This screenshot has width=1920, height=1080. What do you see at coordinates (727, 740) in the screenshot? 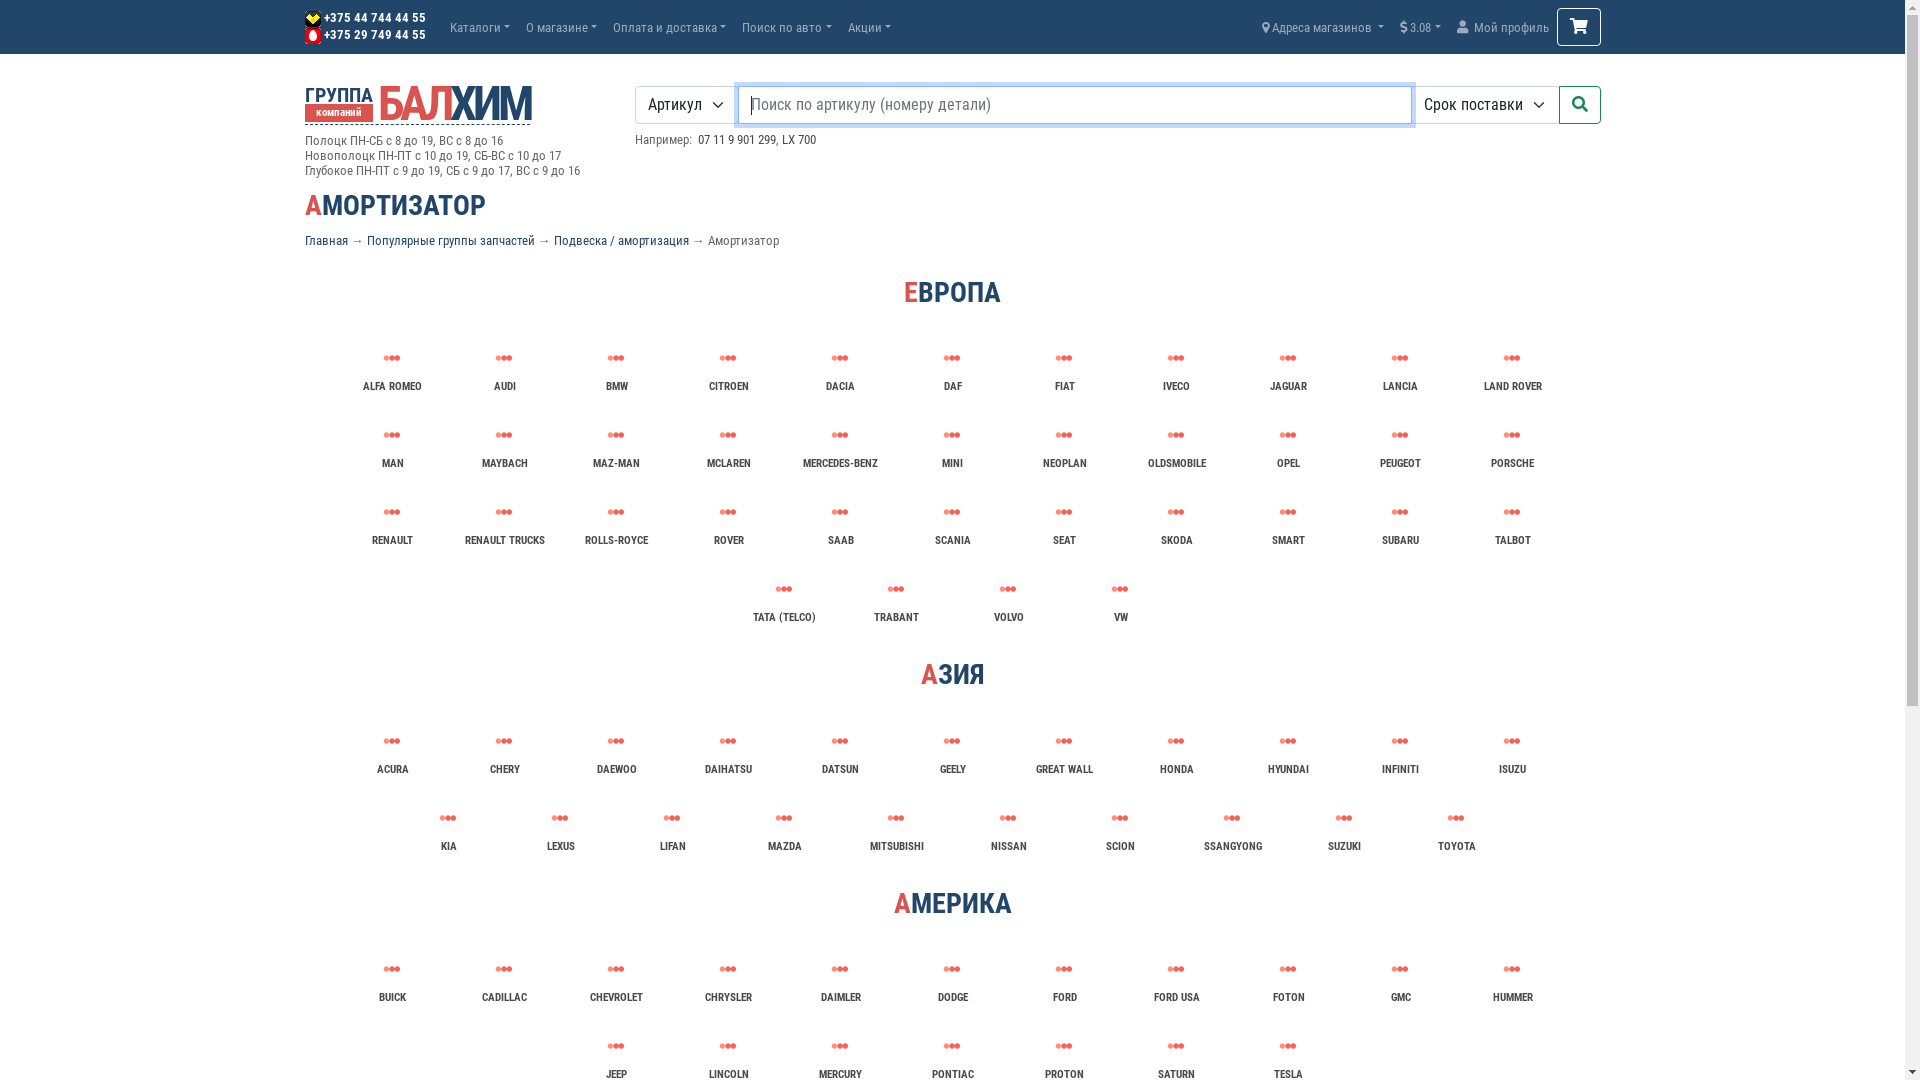
I see `'DAIHATSU'` at bounding box center [727, 740].